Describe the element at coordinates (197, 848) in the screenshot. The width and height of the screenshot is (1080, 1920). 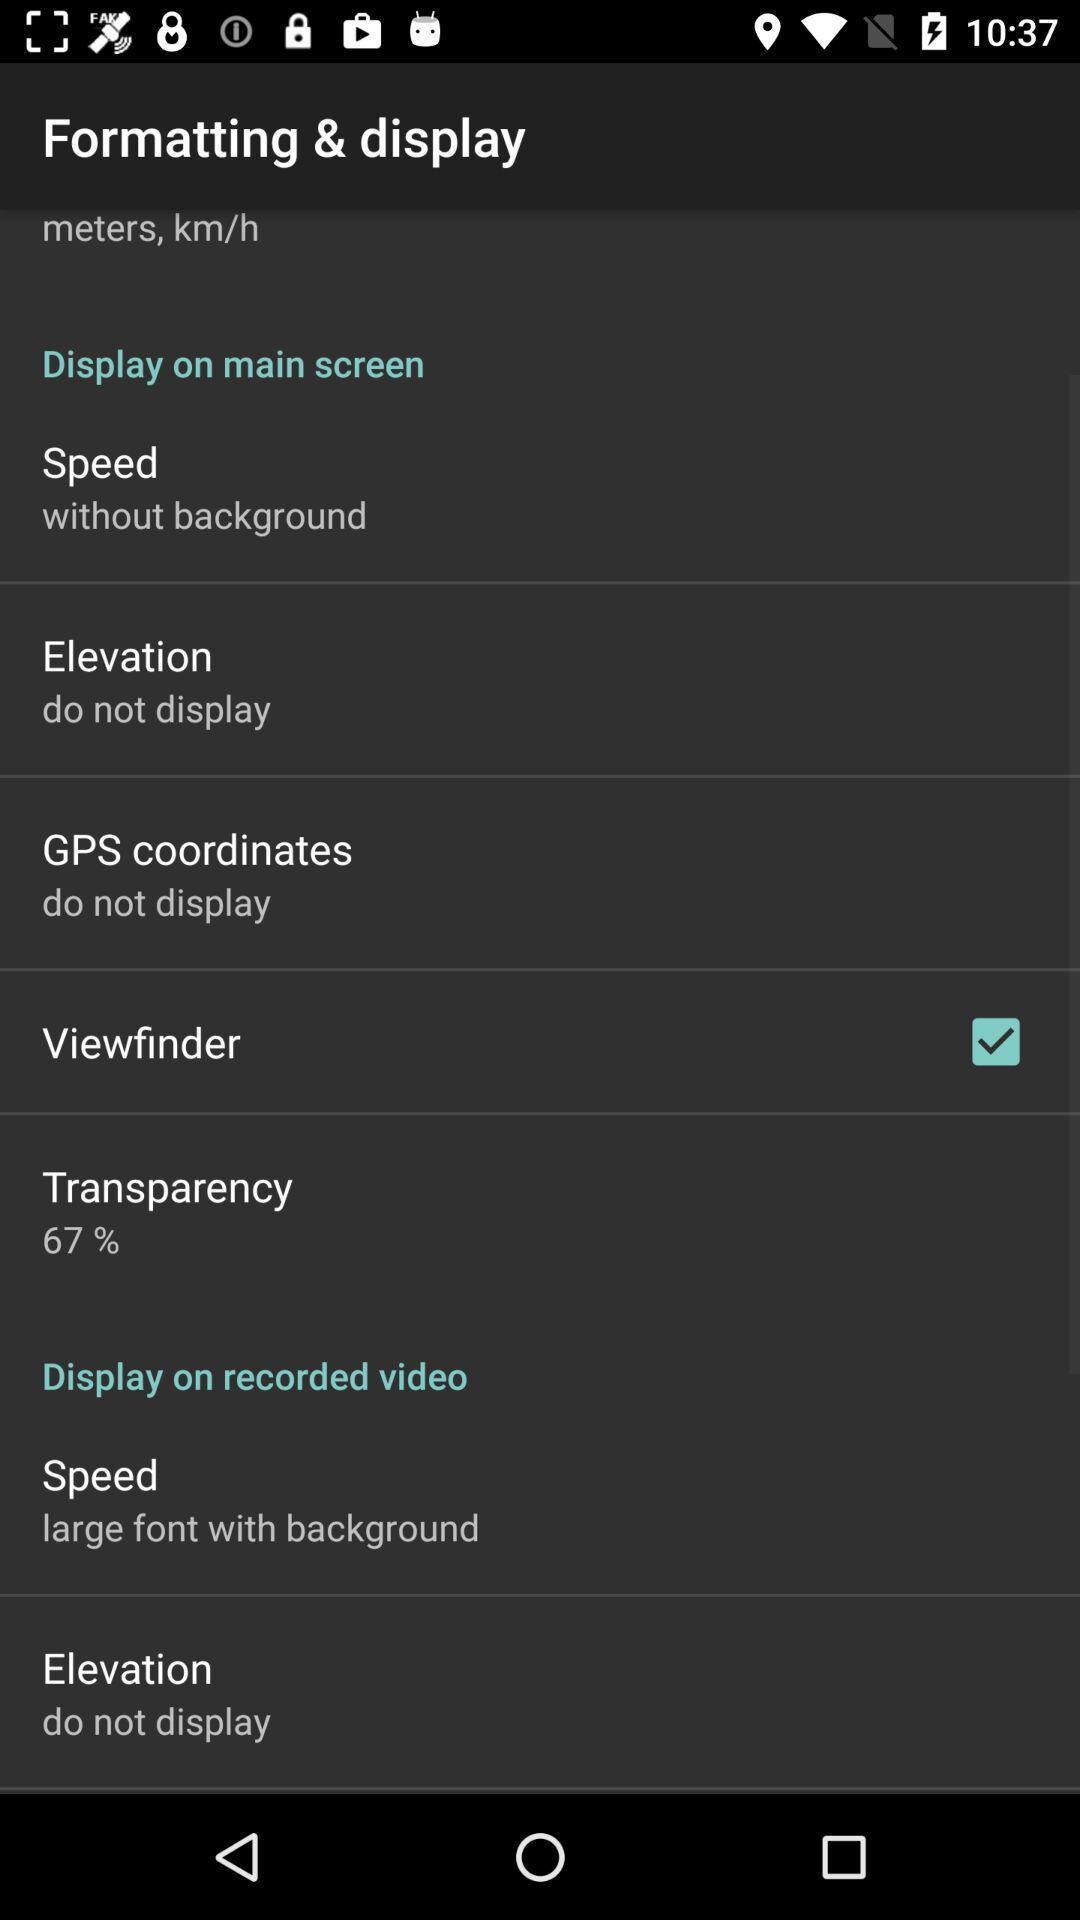
I see `app below do not display` at that location.